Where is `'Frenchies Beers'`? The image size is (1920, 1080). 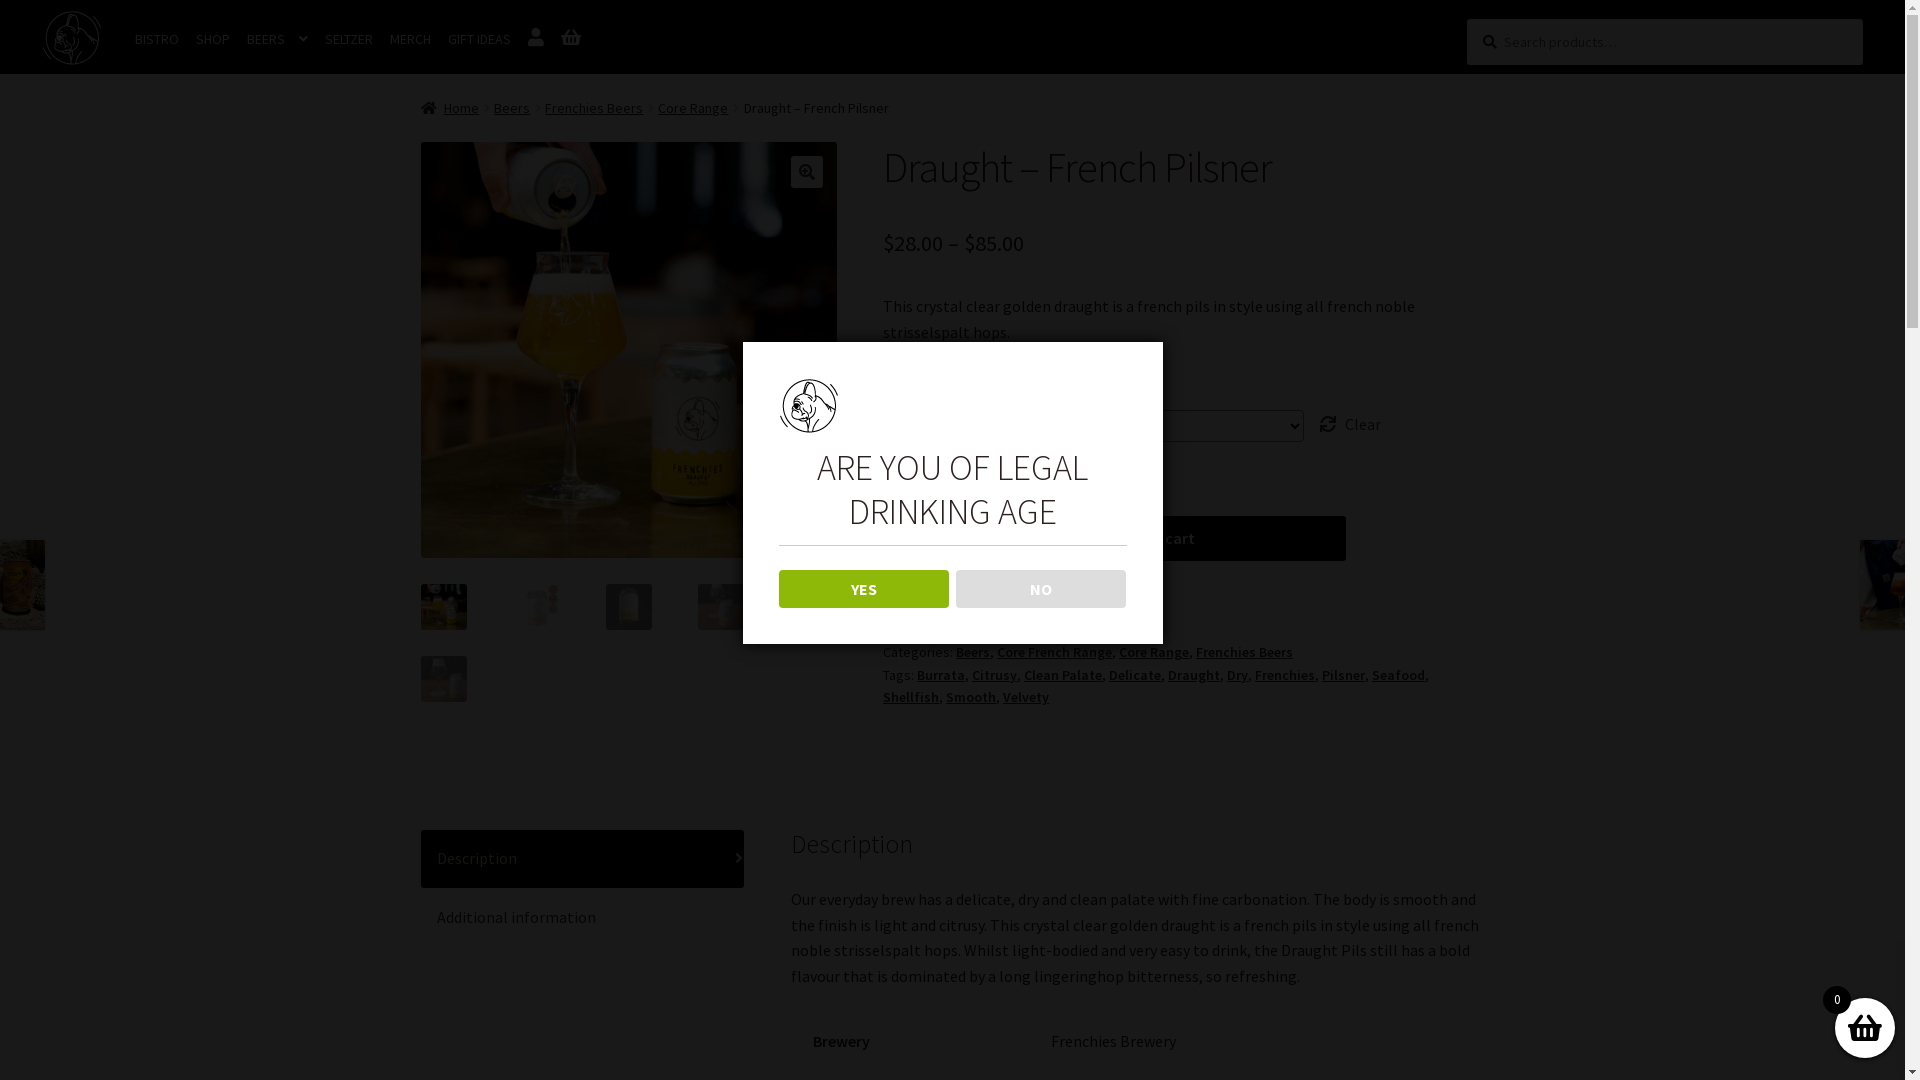
'Frenchies Beers' is located at coordinates (1243, 651).